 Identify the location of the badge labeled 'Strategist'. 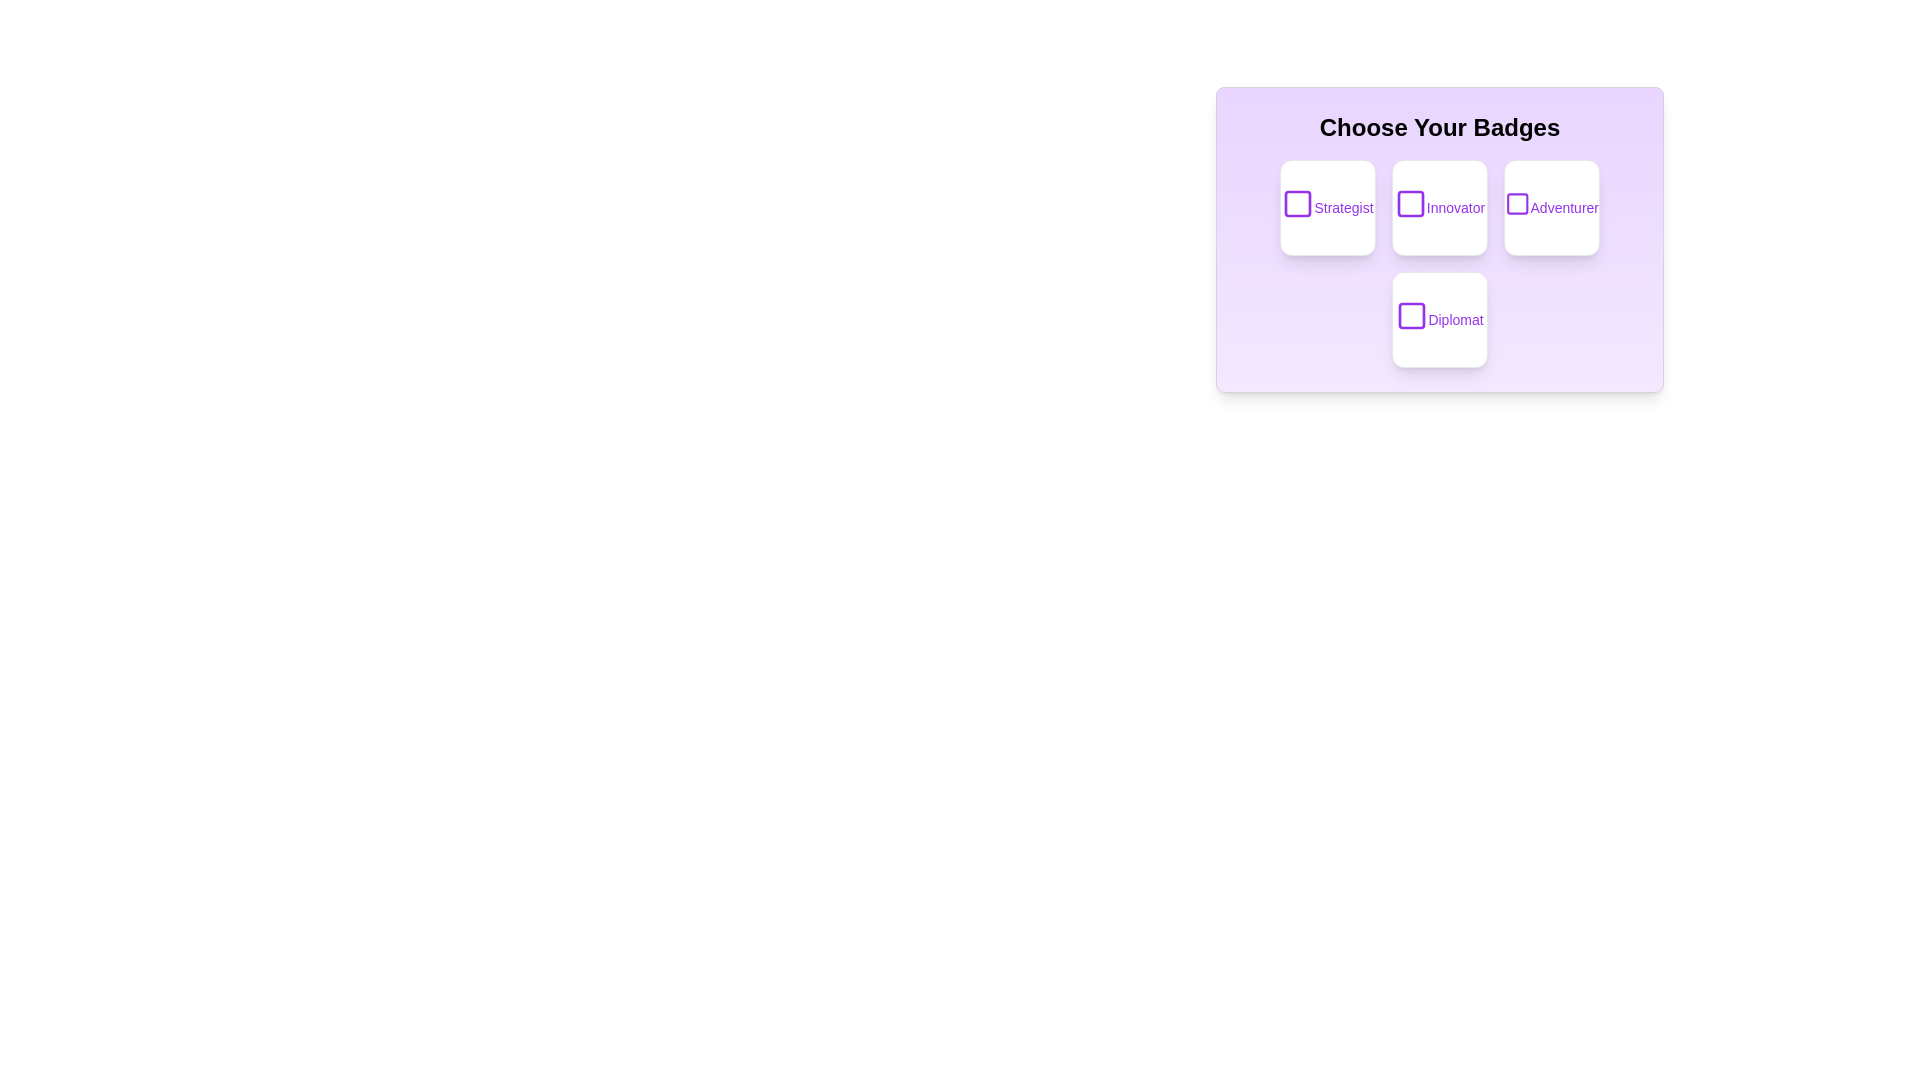
(1328, 208).